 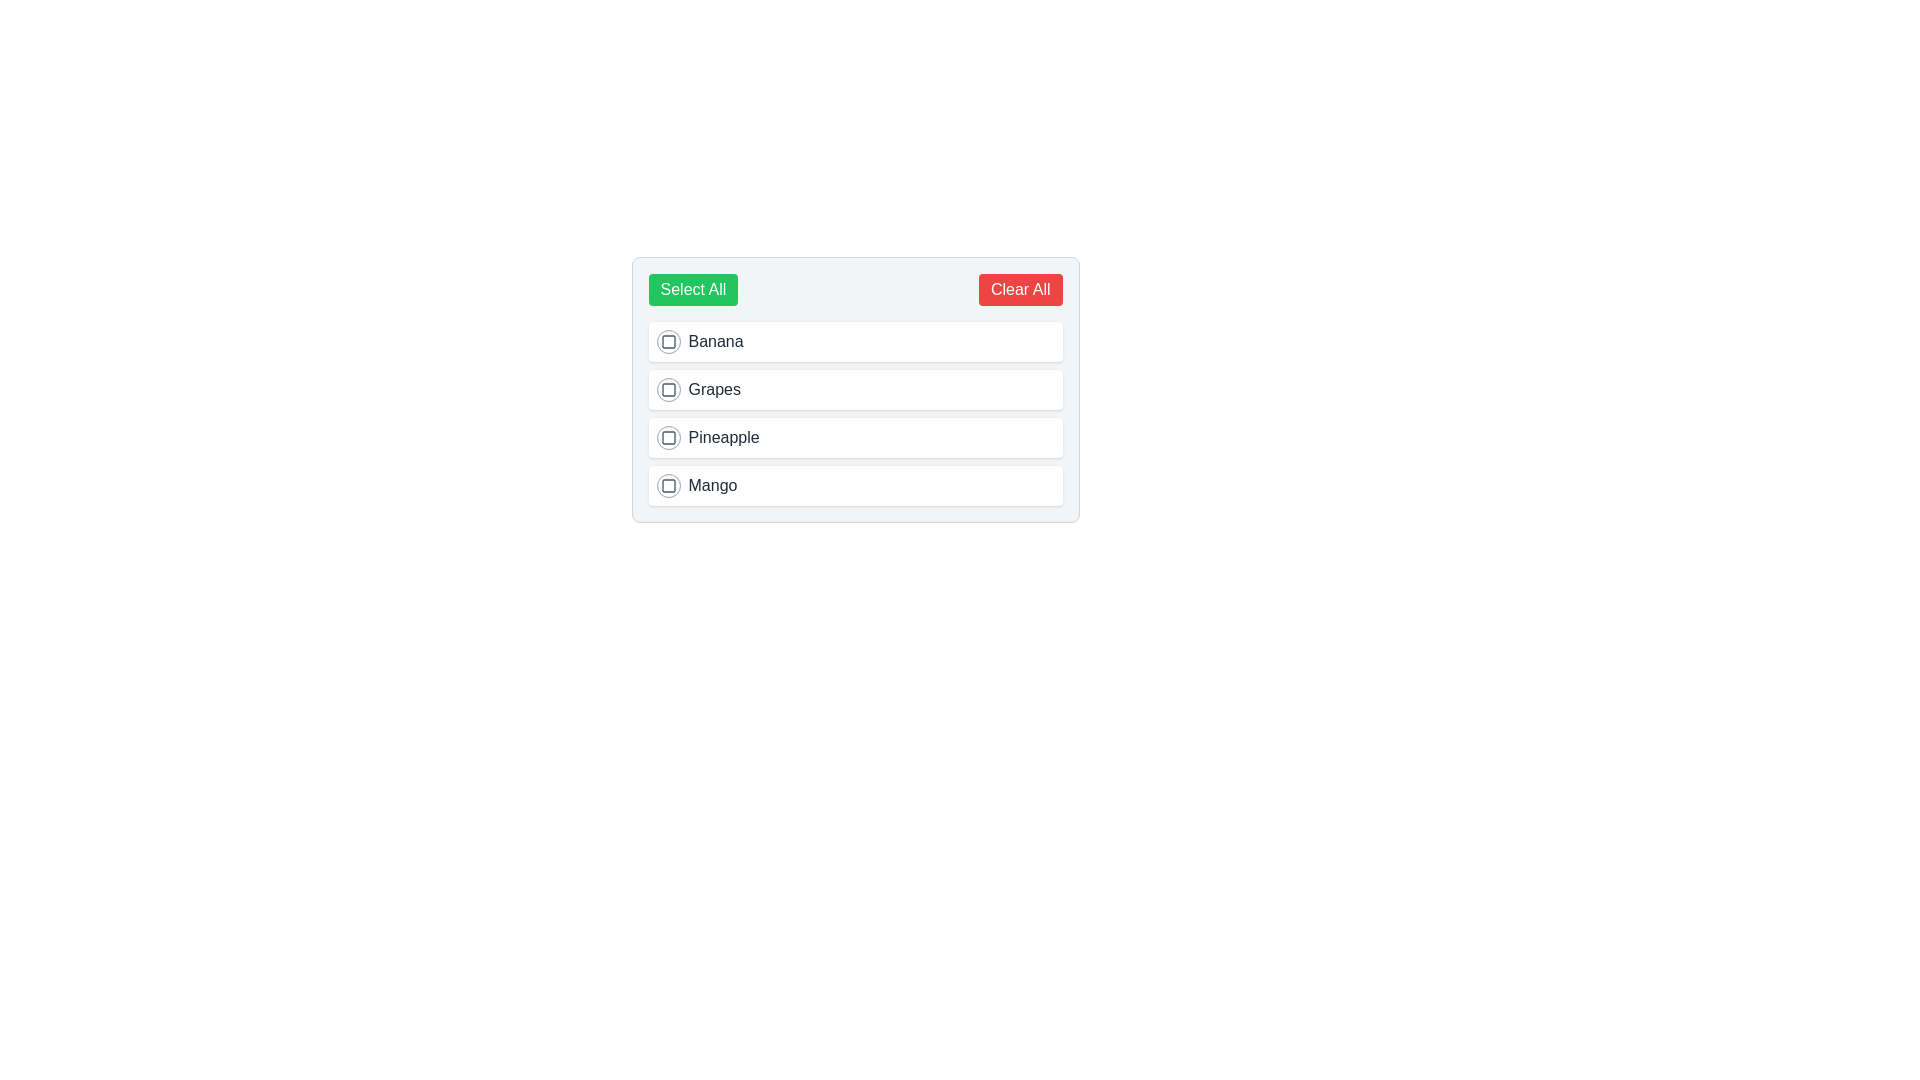 What do you see at coordinates (723, 437) in the screenshot?
I see `the Text Label displaying 'Pineapple'` at bounding box center [723, 437].